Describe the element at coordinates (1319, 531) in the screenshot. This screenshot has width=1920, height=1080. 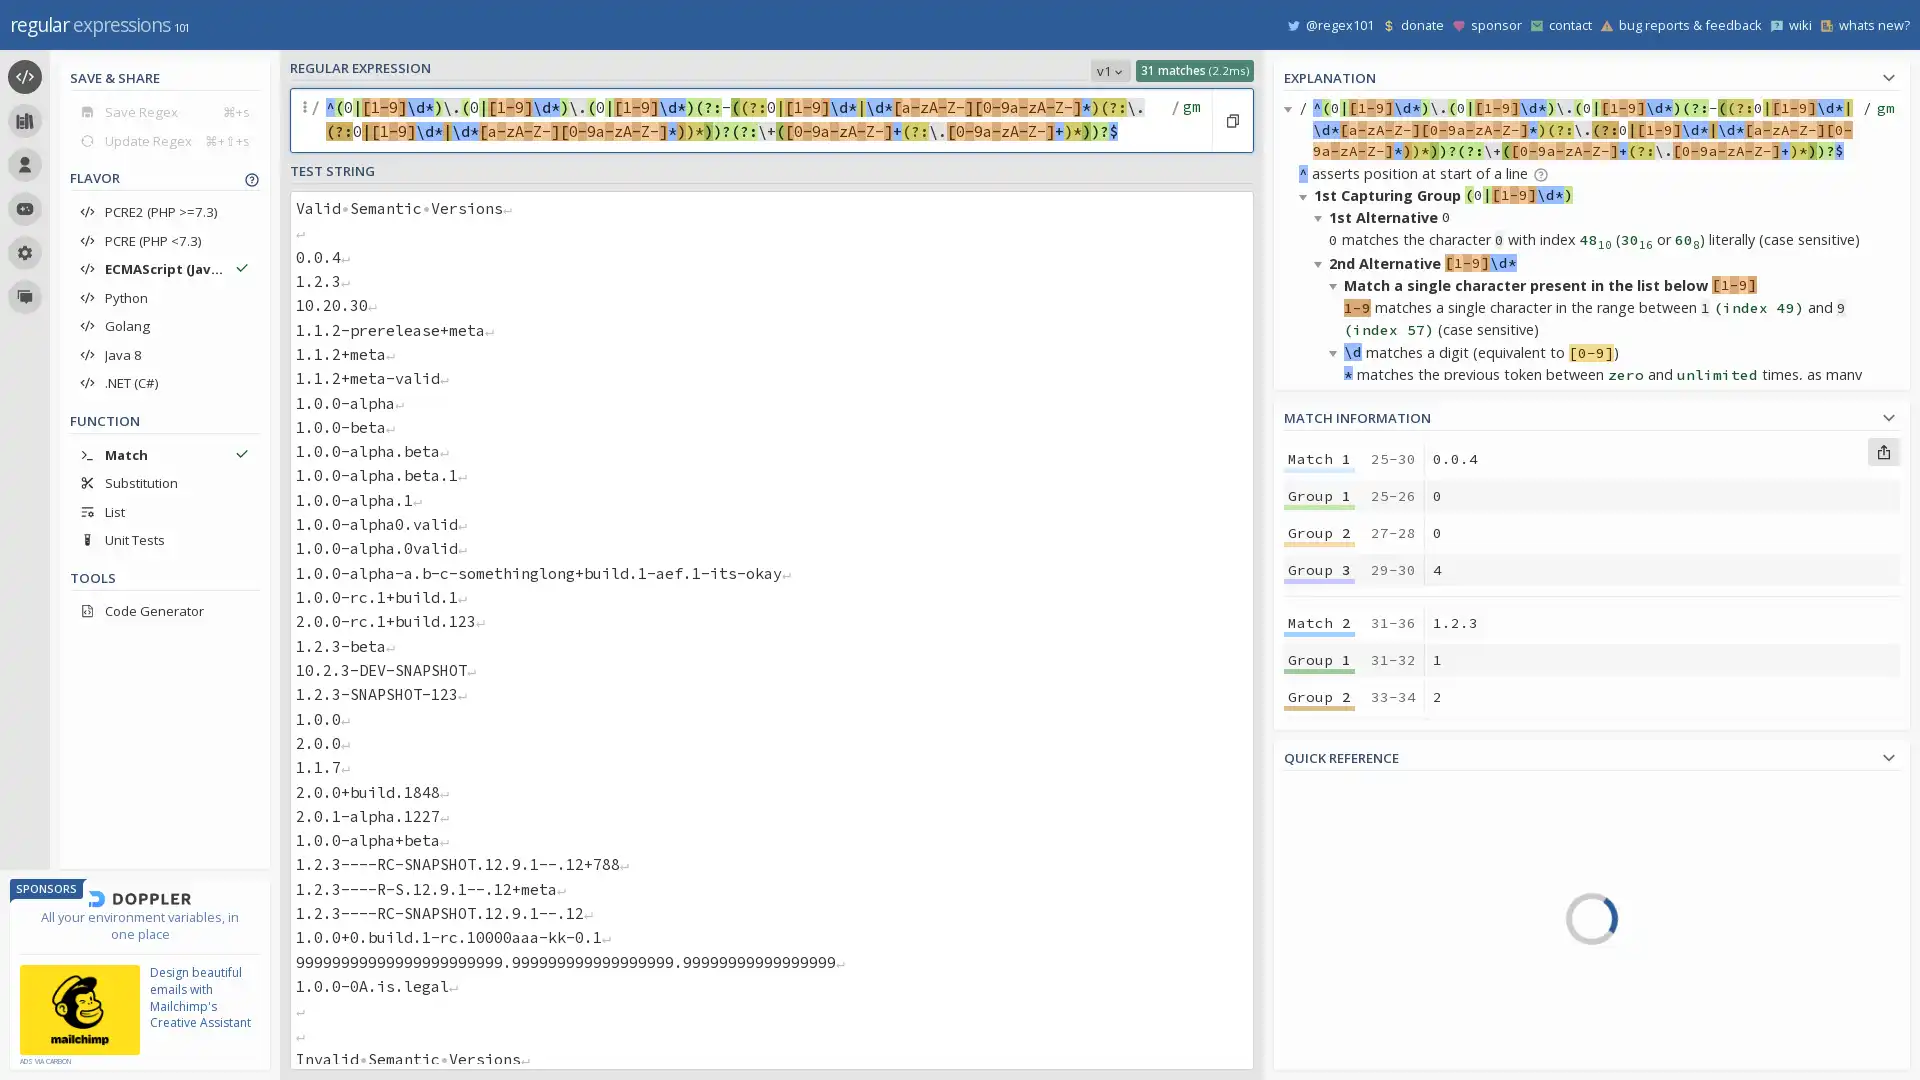
I see `Group 2` at that location.